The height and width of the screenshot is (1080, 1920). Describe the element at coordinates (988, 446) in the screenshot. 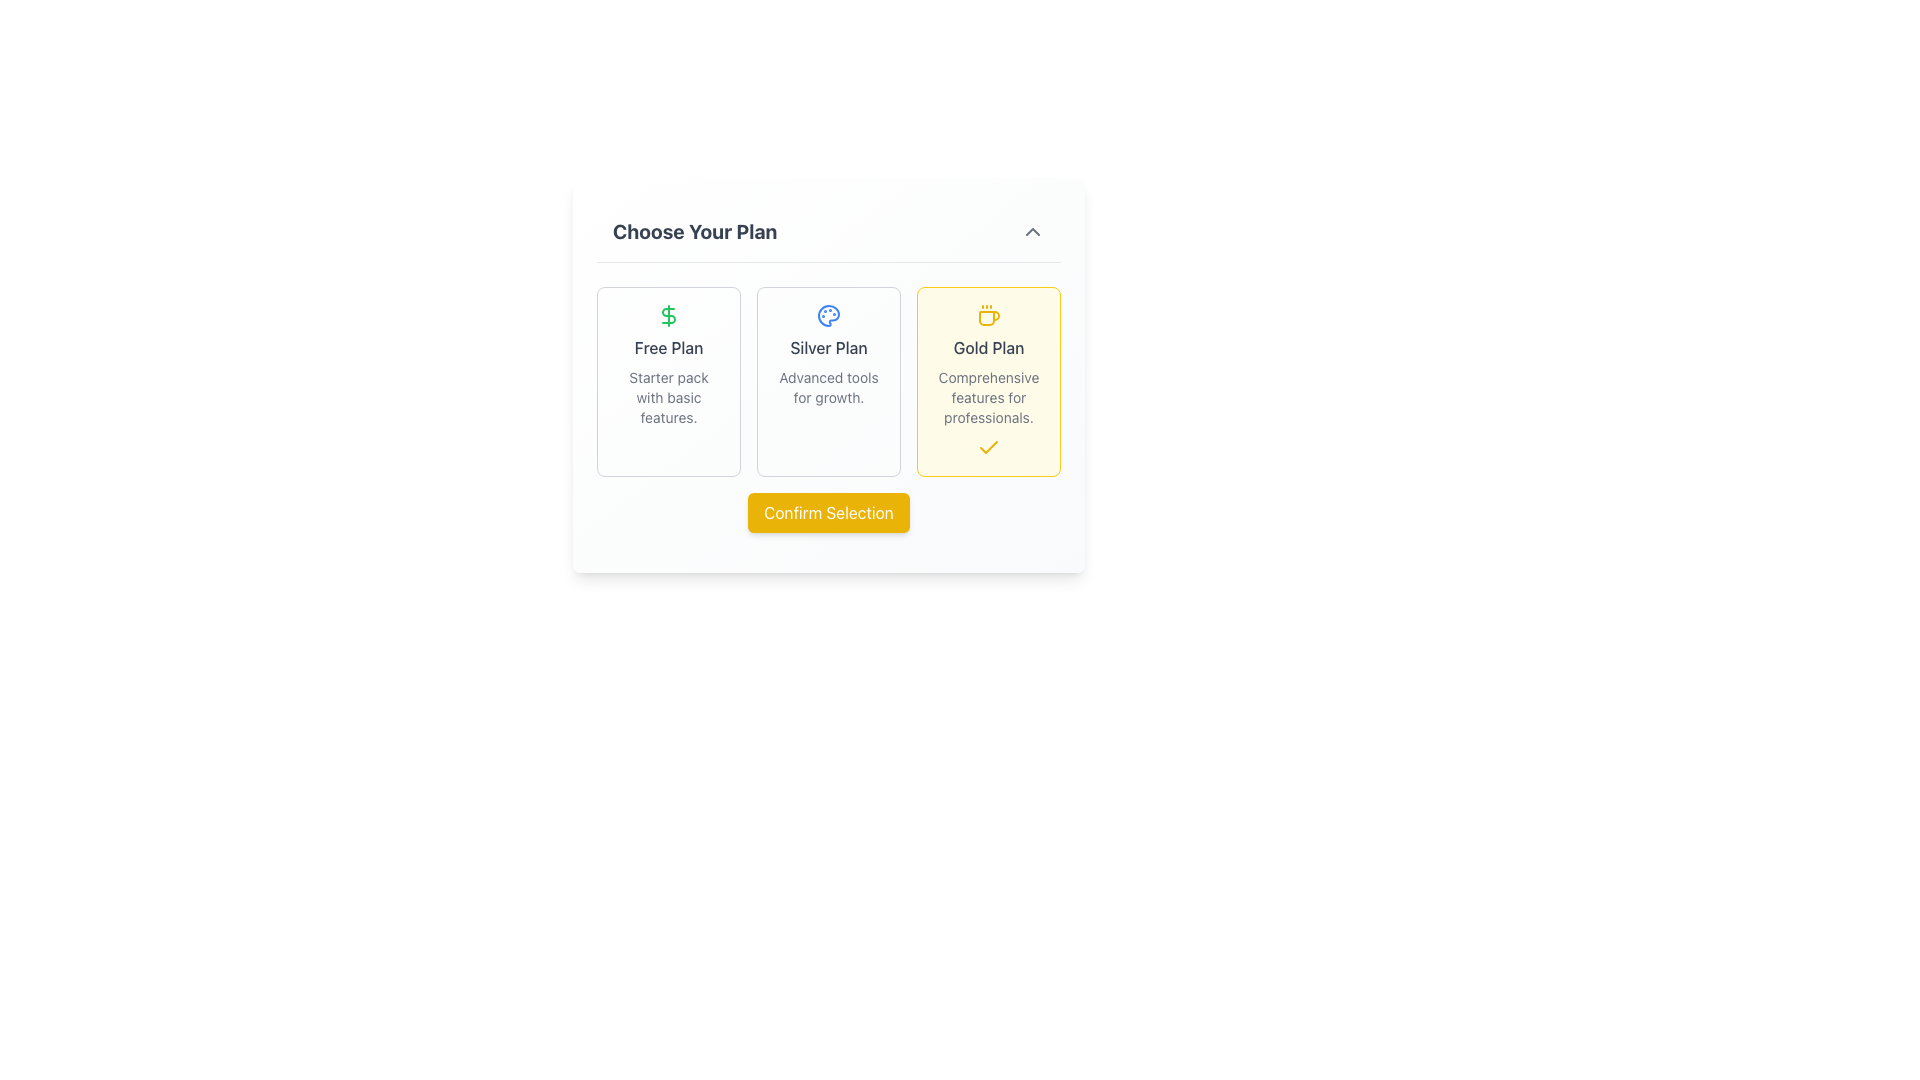

I see `the checkmark icon indicating selection or confirmation of the 'Gold Plan' option located at the bottom of the 'Gold Plan' card` at that location.